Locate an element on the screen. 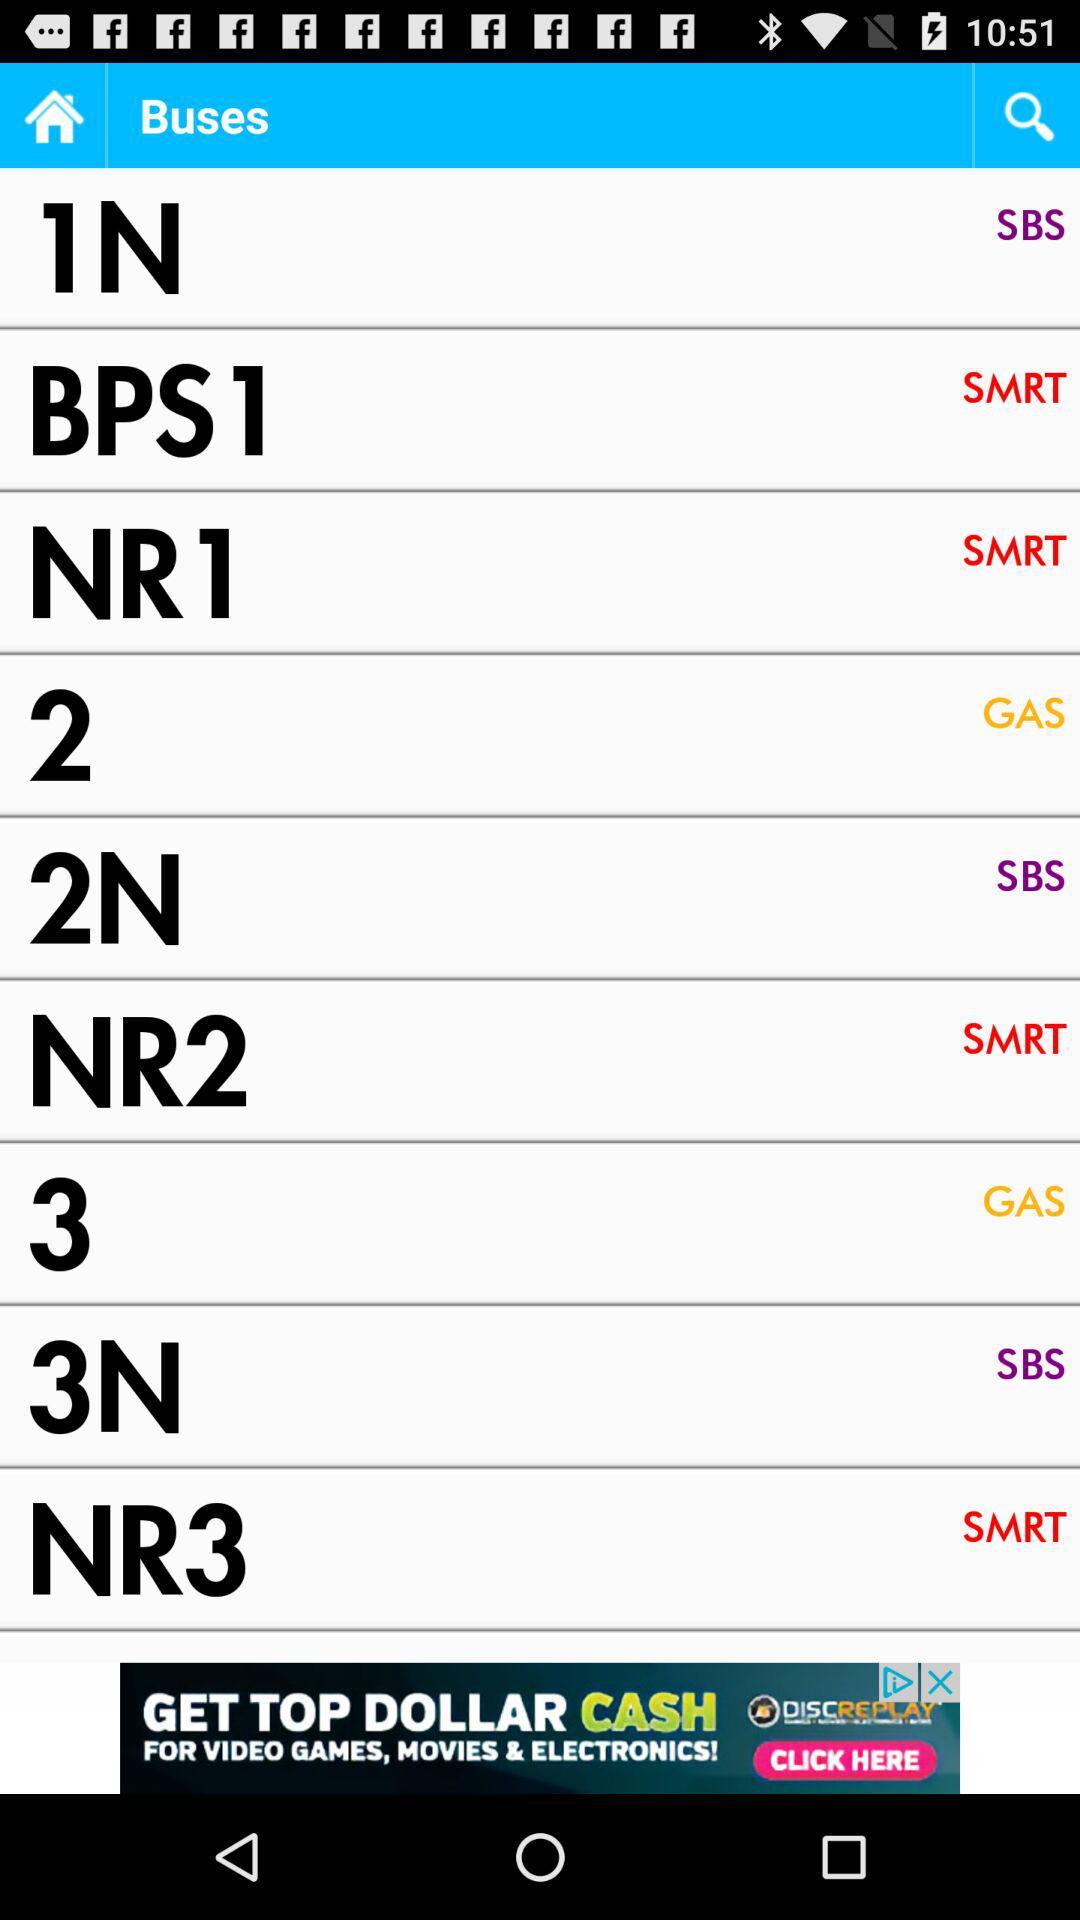 The height and width of the screenshot is (1920, 1080). the home icon is located at coordinates (51, 122).